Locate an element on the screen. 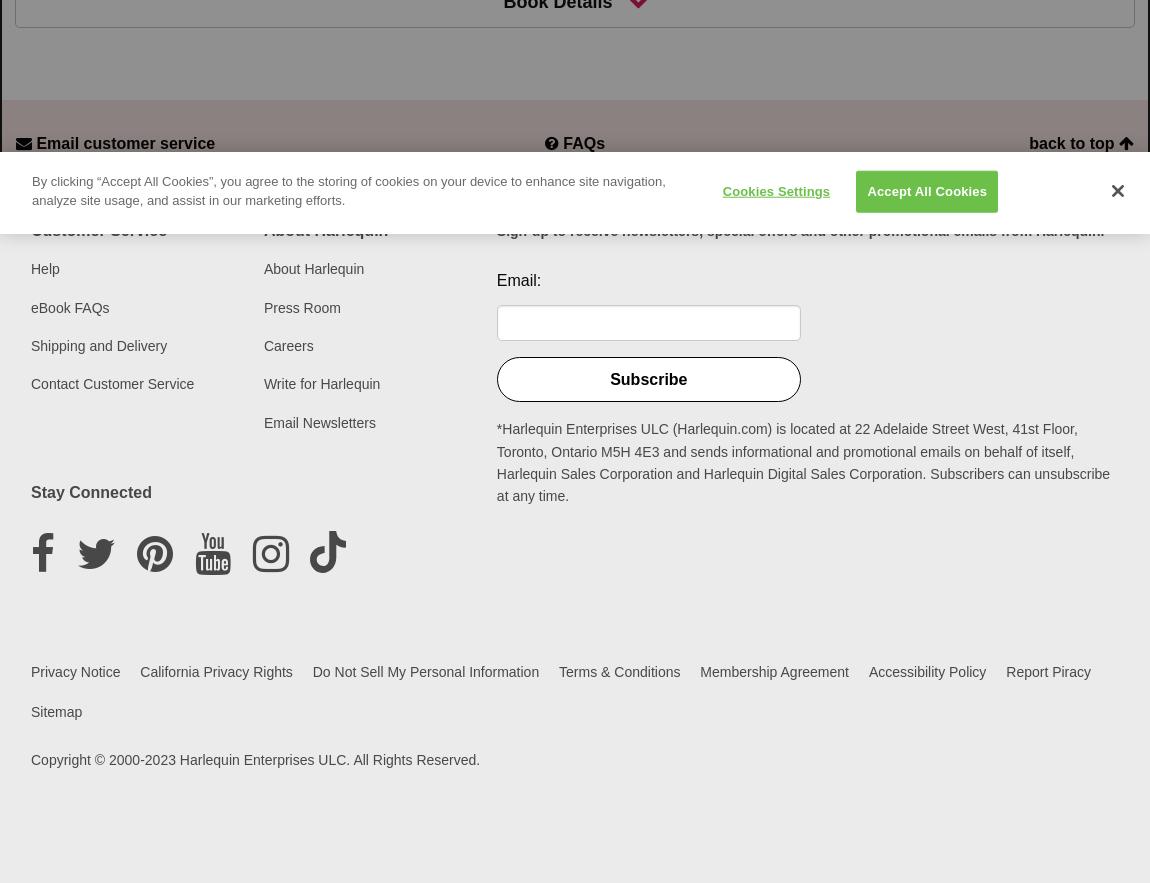 The width and height of the screenshot is (1150, 883). 'Email Newsletters' is located at coordinates (319, 421).